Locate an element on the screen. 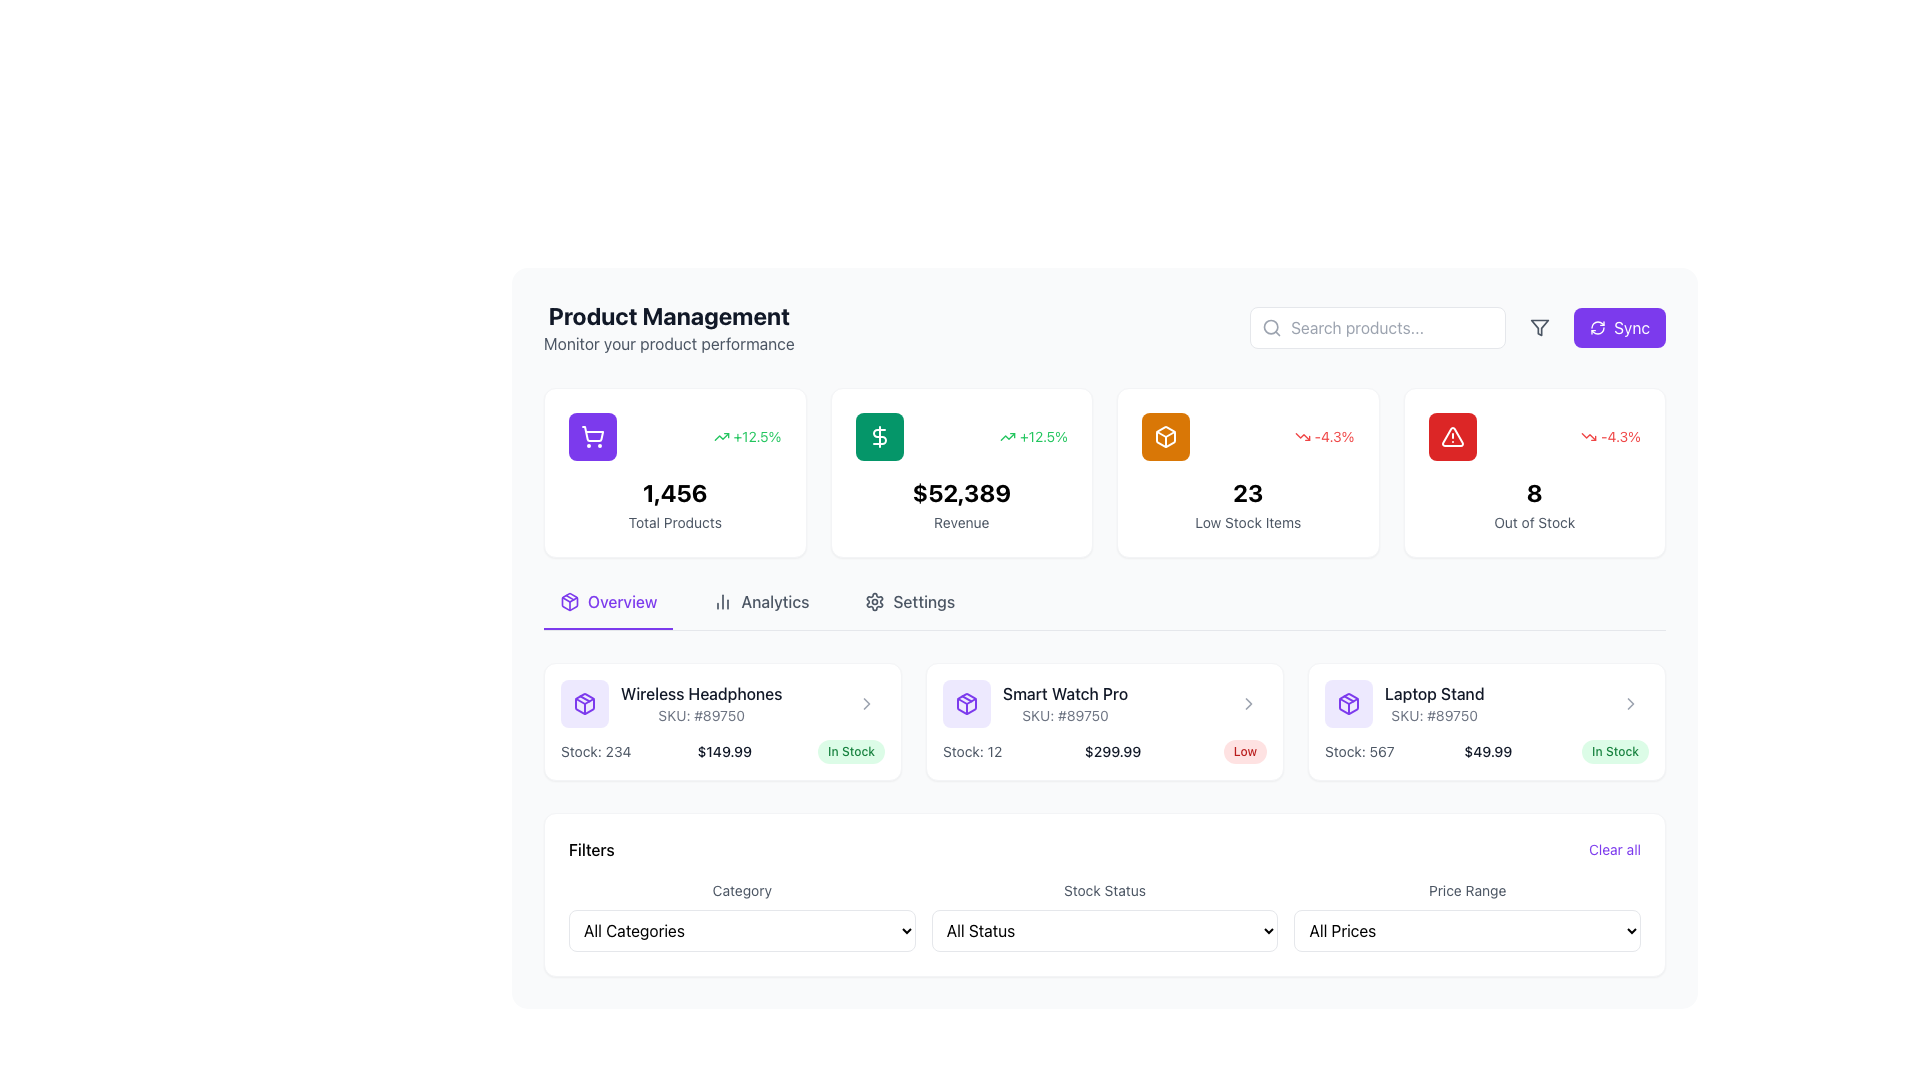 The image size is (1920, 1080). the amber-orange square icon with a white box symbol, located in the third segment of the top row of information cards between 'Revenue' and 'Out of Stock' is located at coordinates (1166, 435).